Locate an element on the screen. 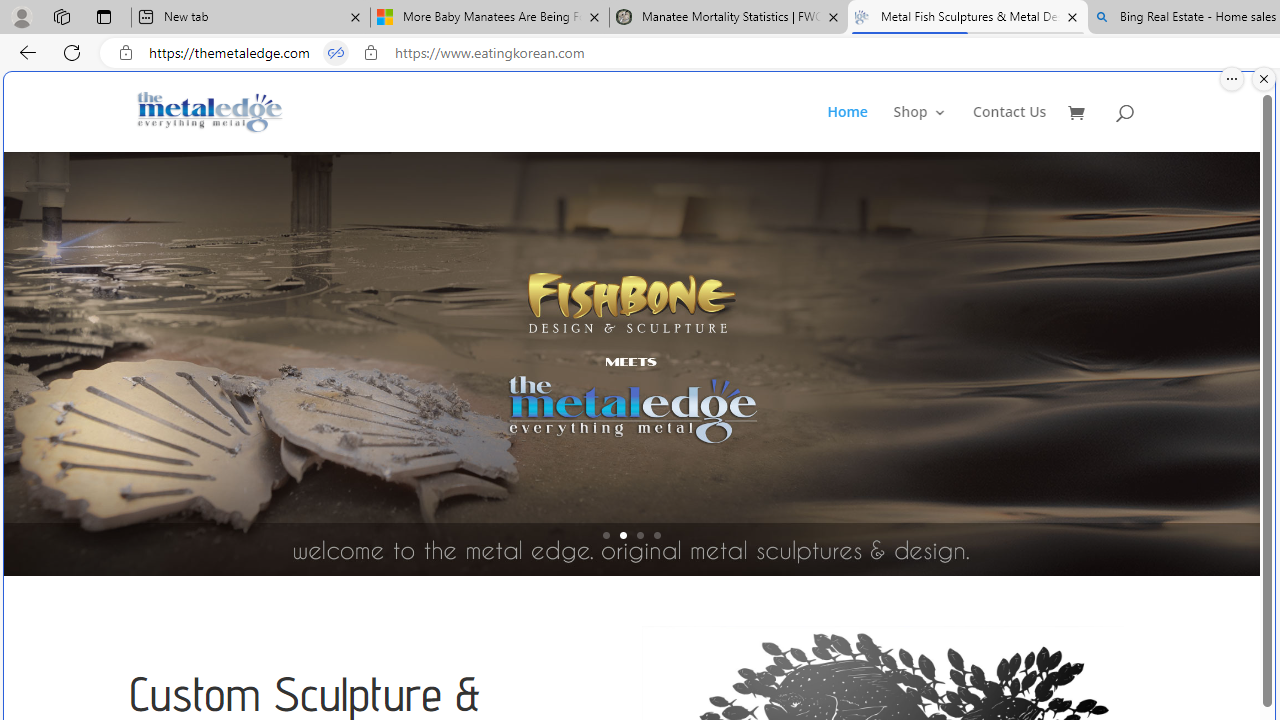 The height and width of the screenshot is (720, 1280). '2' is located at coordinates (622, 534).